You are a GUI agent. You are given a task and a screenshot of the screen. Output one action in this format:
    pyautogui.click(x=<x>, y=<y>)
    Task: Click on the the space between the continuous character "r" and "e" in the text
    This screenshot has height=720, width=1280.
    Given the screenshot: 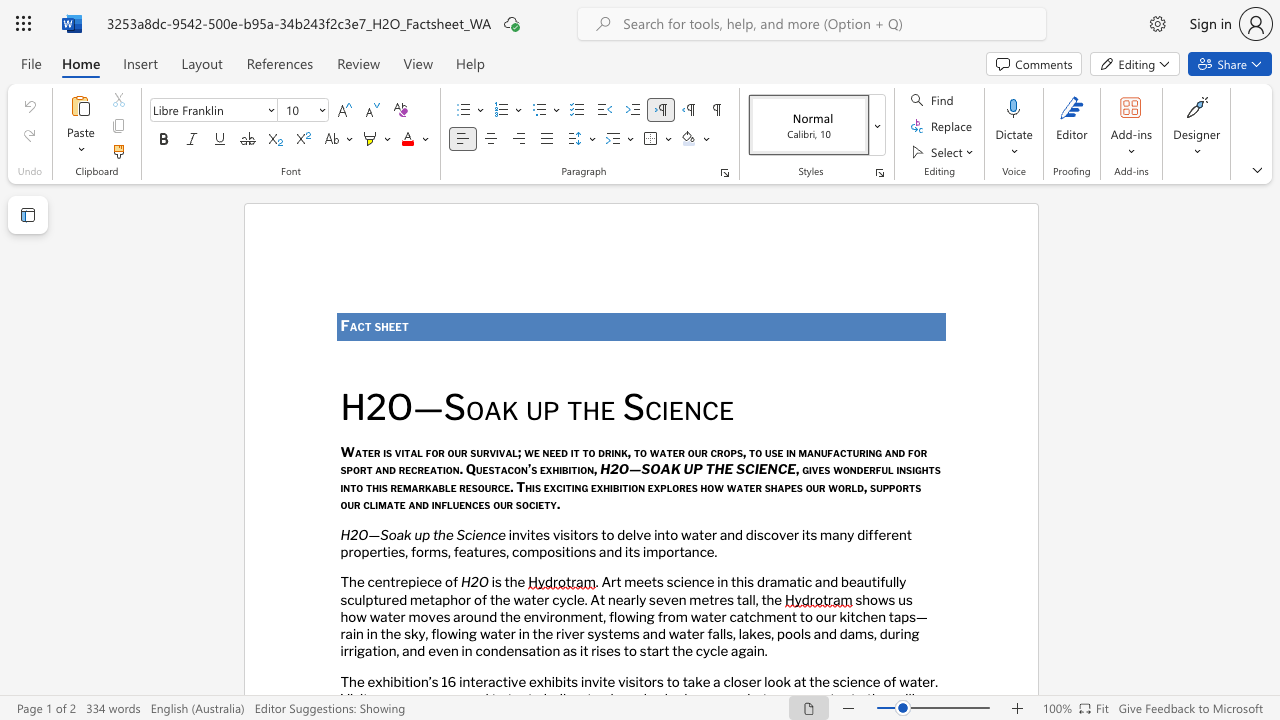 What is the action you would take?
    pyautogui.click(x=400, y=582)
    